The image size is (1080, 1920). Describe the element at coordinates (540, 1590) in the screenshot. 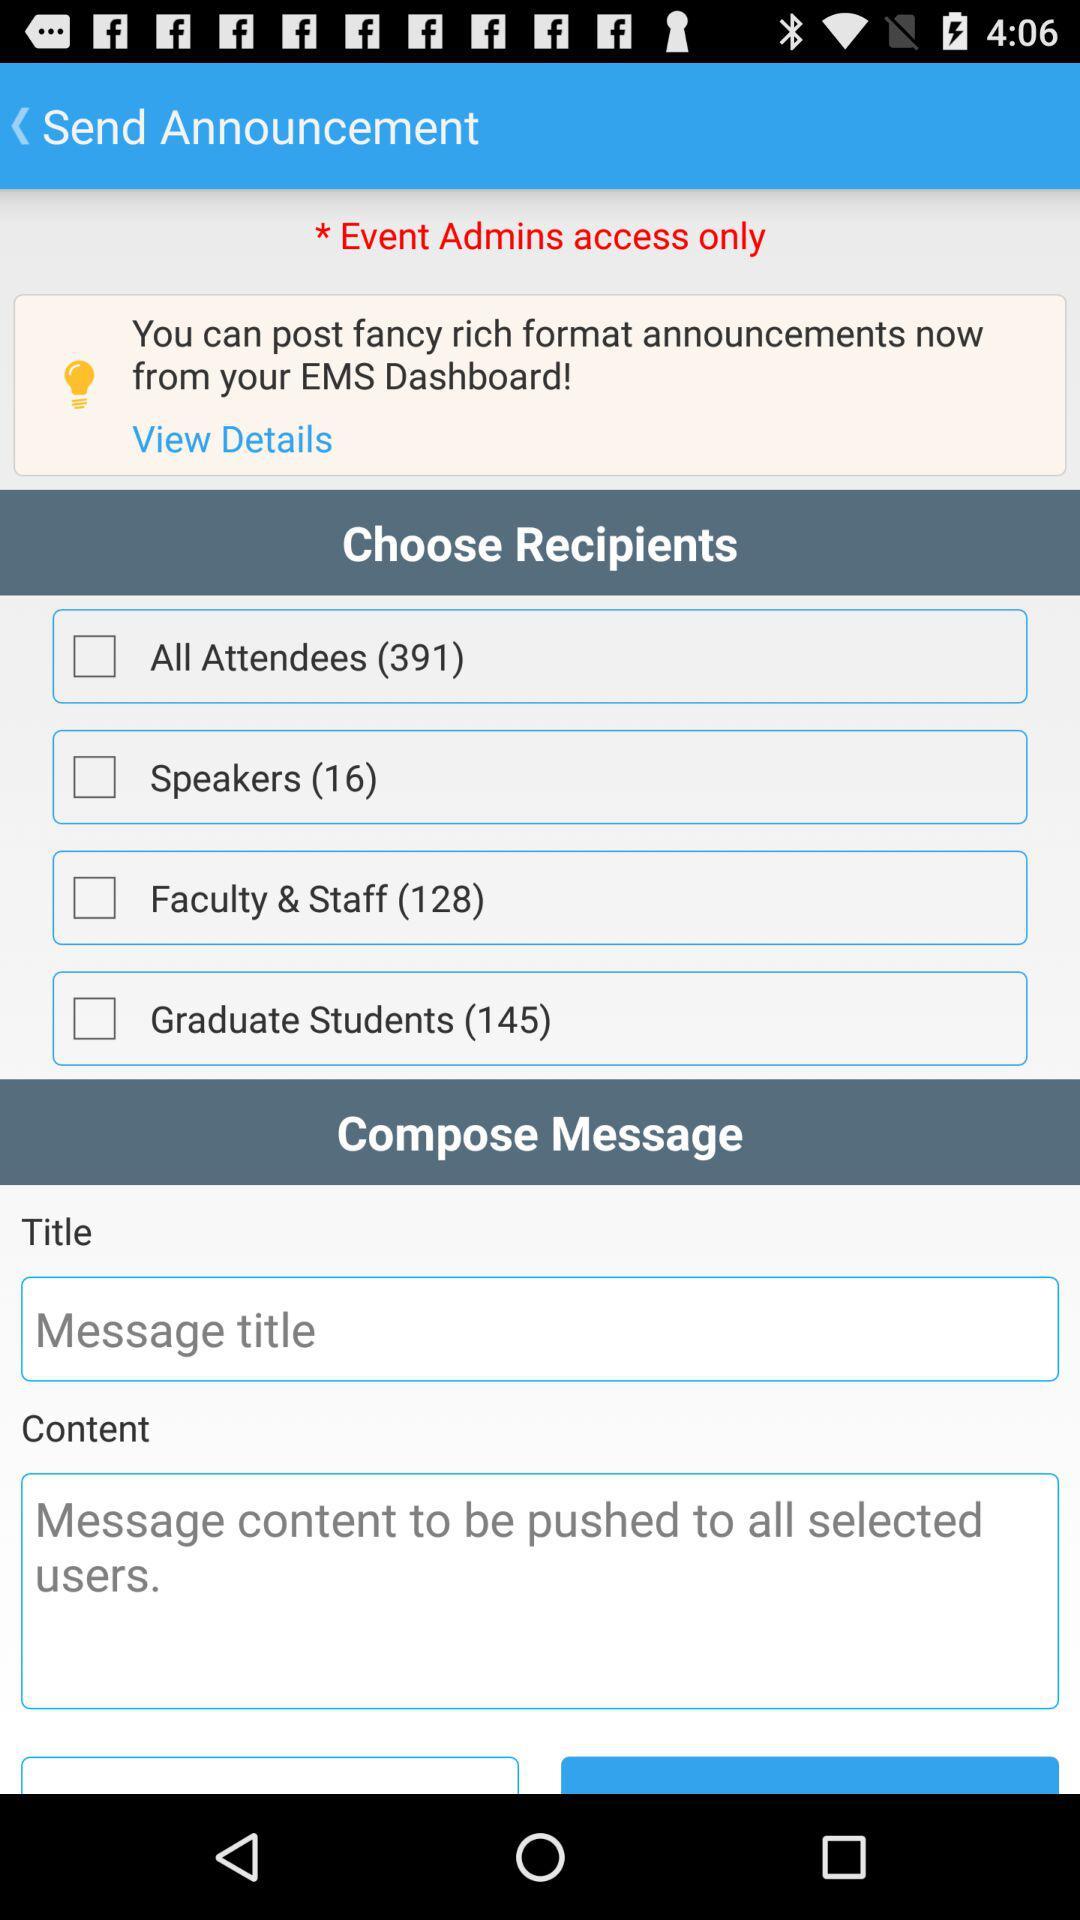

I see `compose message` at that location.